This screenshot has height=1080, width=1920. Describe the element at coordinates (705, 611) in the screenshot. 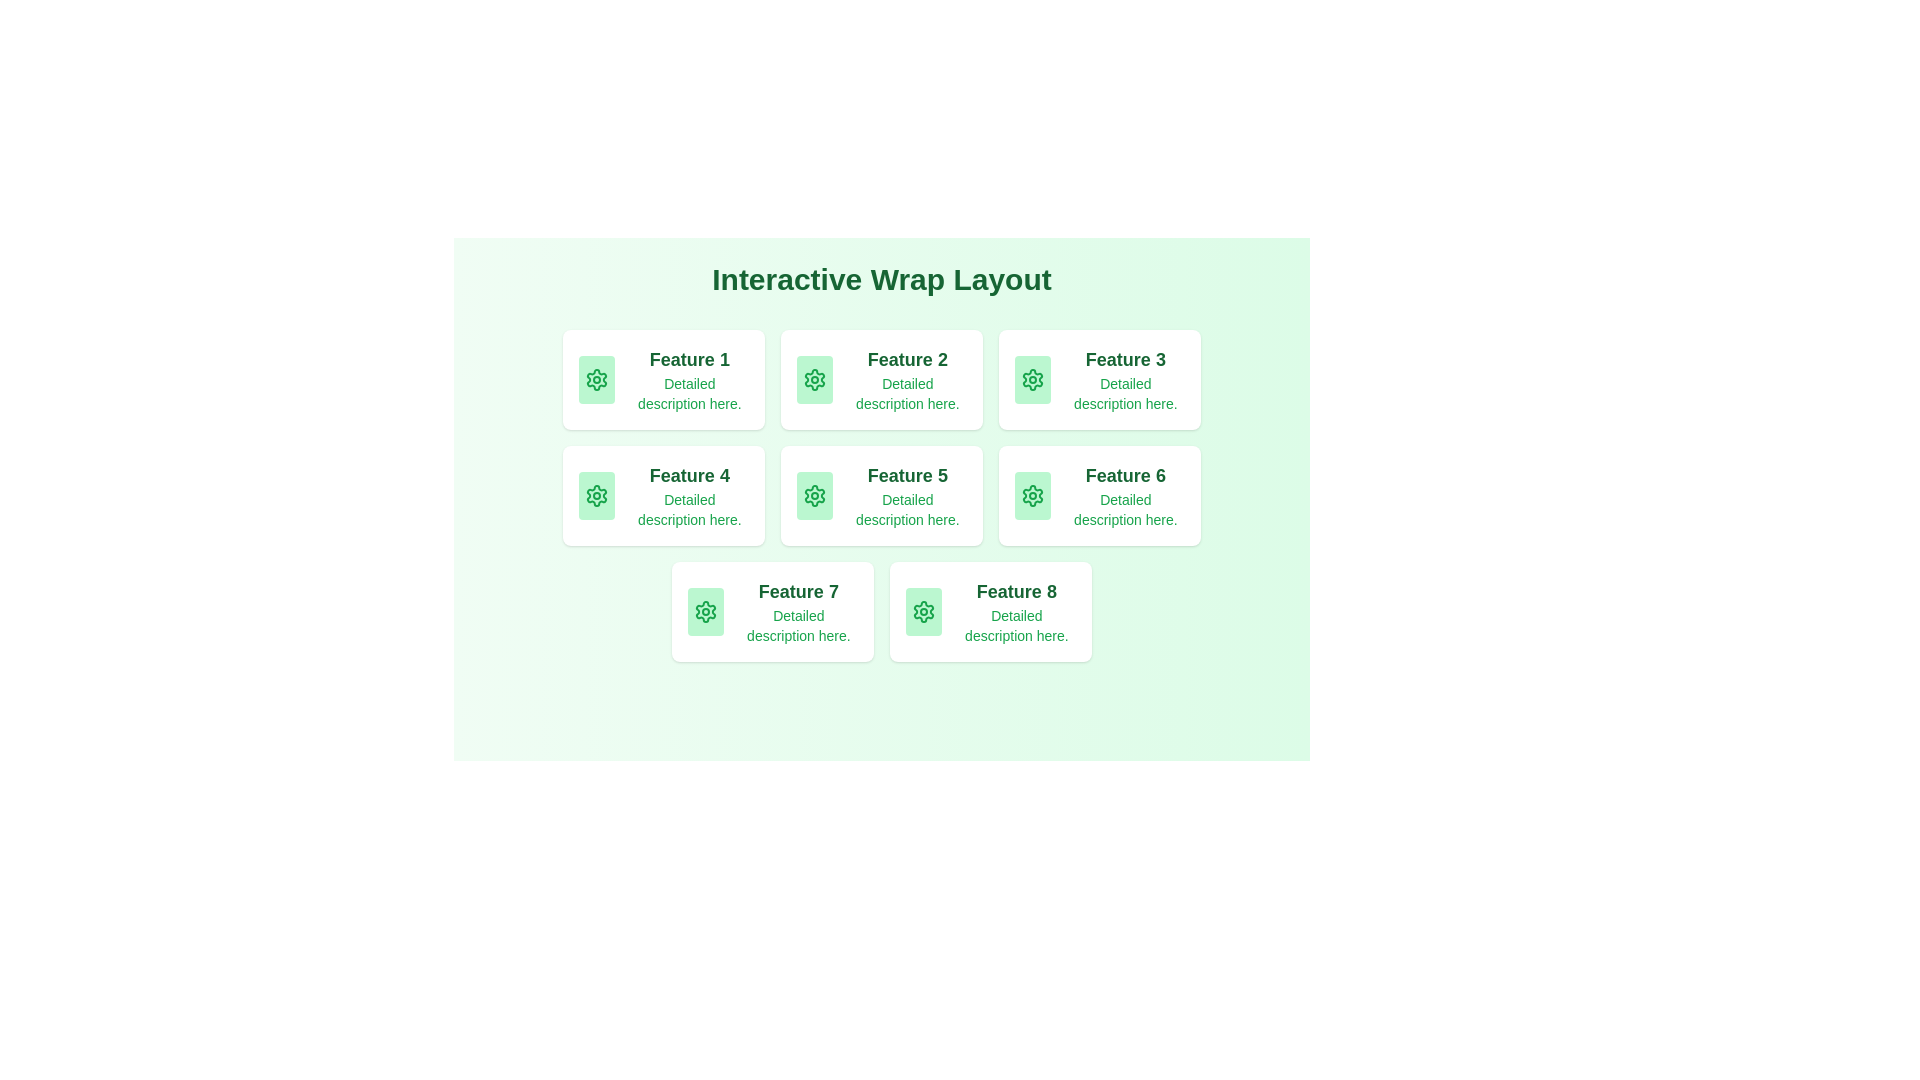

I see `the gear icon representing settings for the 'Feature 7' card, located in the bottom row of the layout grid` at that location.